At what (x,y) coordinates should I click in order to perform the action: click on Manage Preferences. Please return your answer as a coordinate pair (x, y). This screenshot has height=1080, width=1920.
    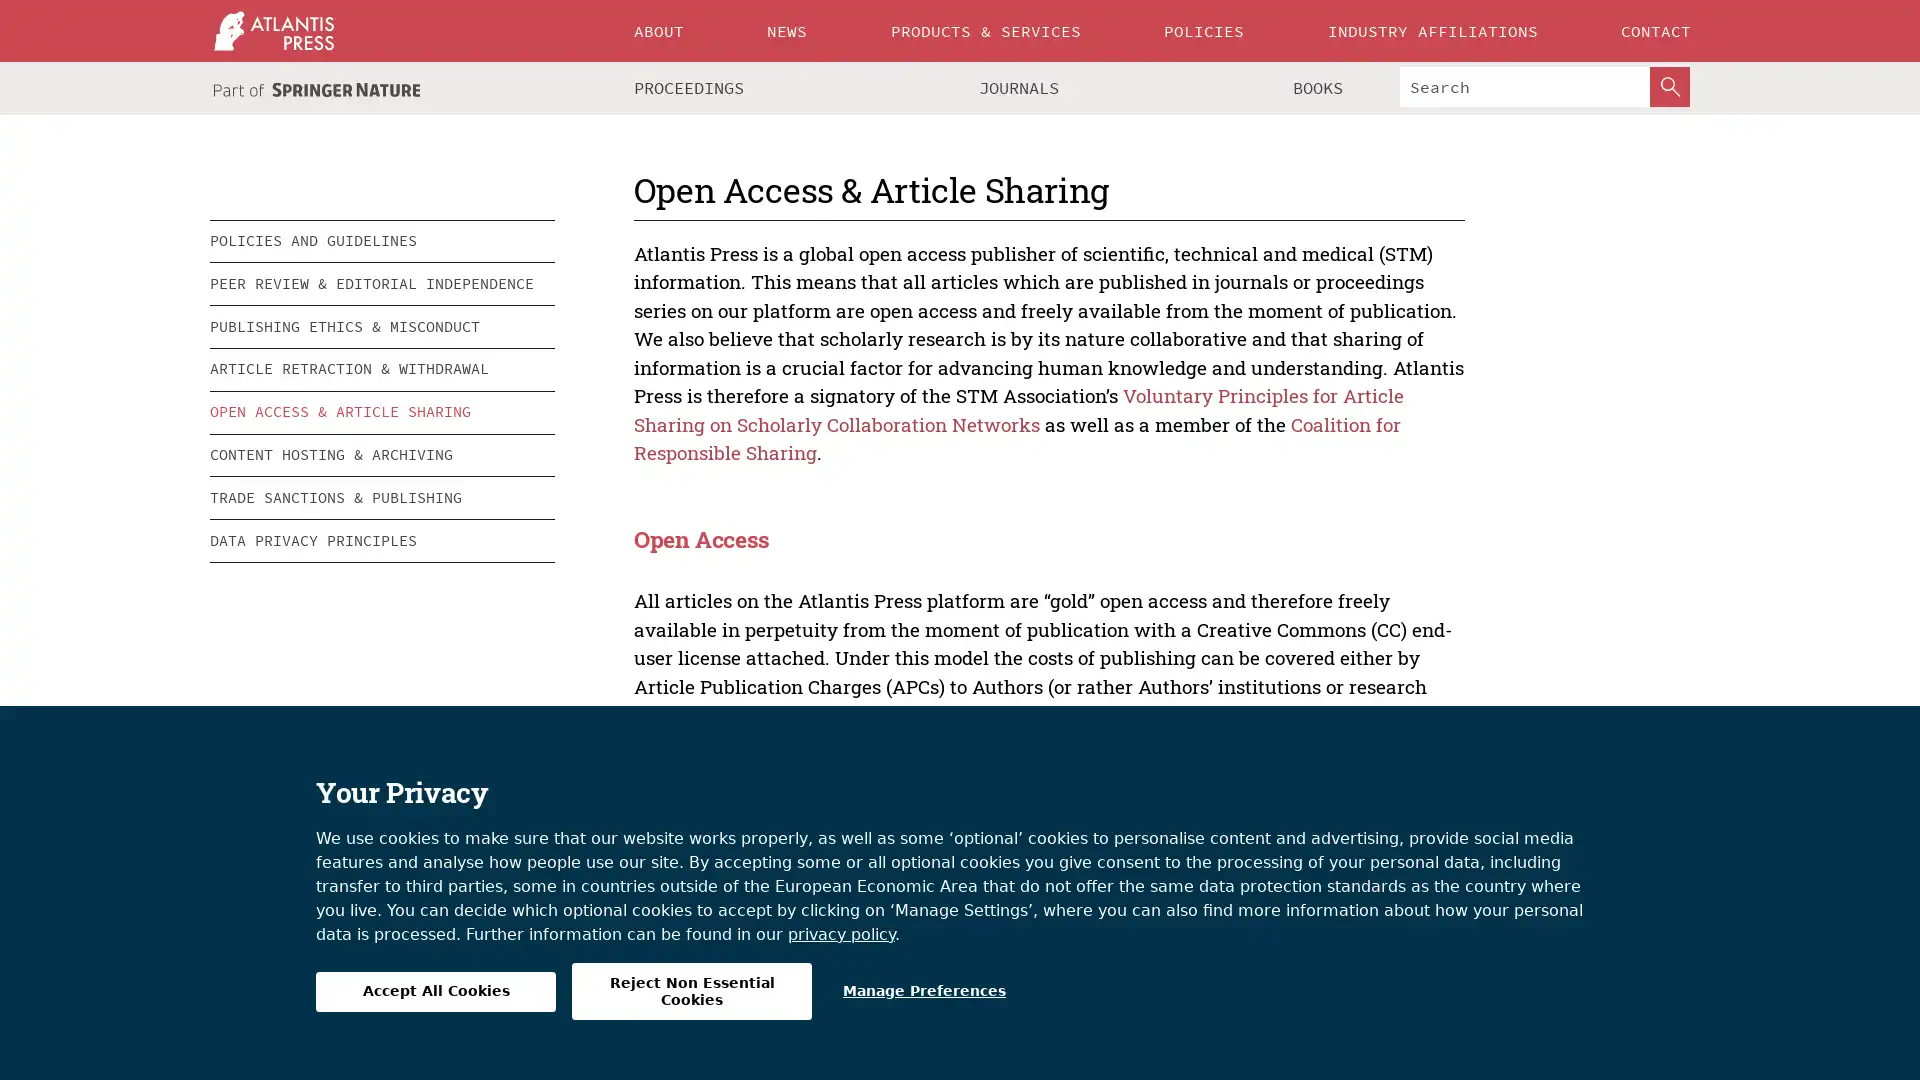
    Looking at the image, I should click on (923, 991).